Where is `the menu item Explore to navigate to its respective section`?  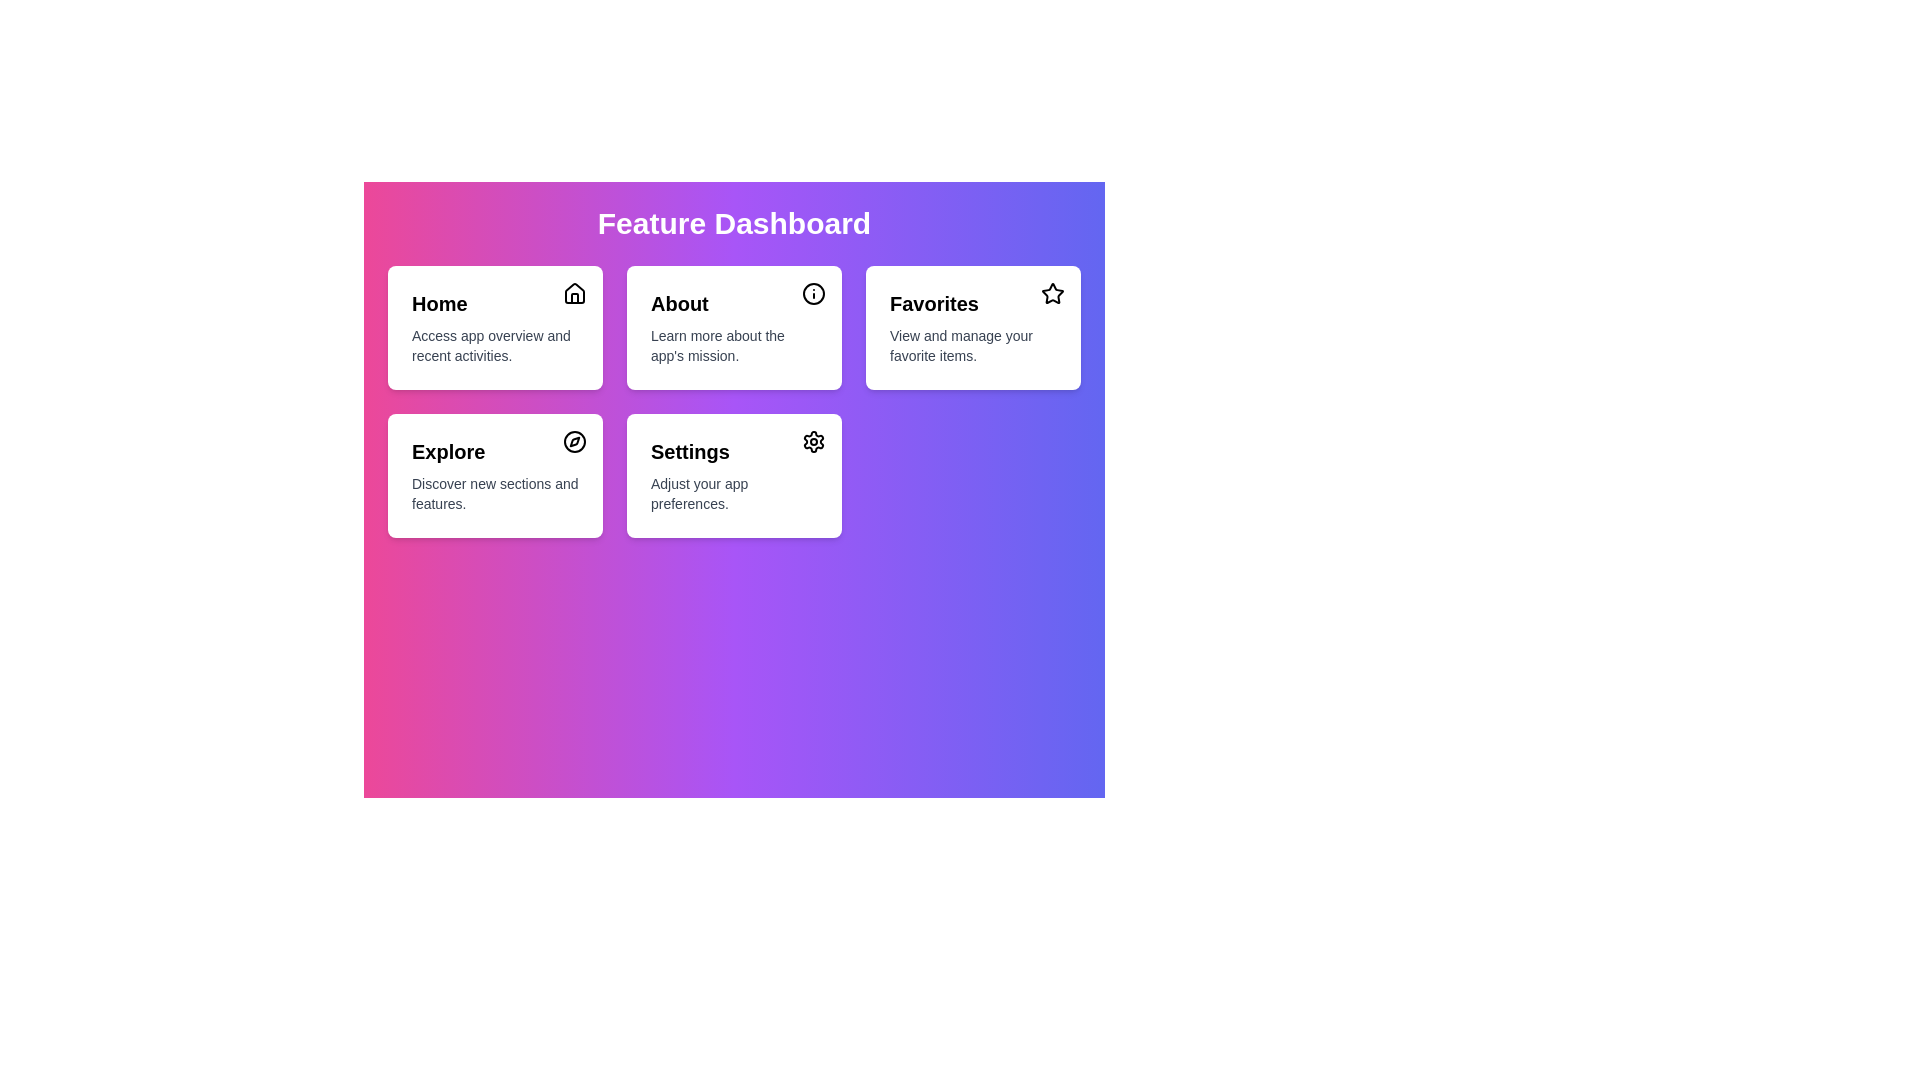
the menu item Explore to navigate to its respective section is located at coordinates (495, 475).